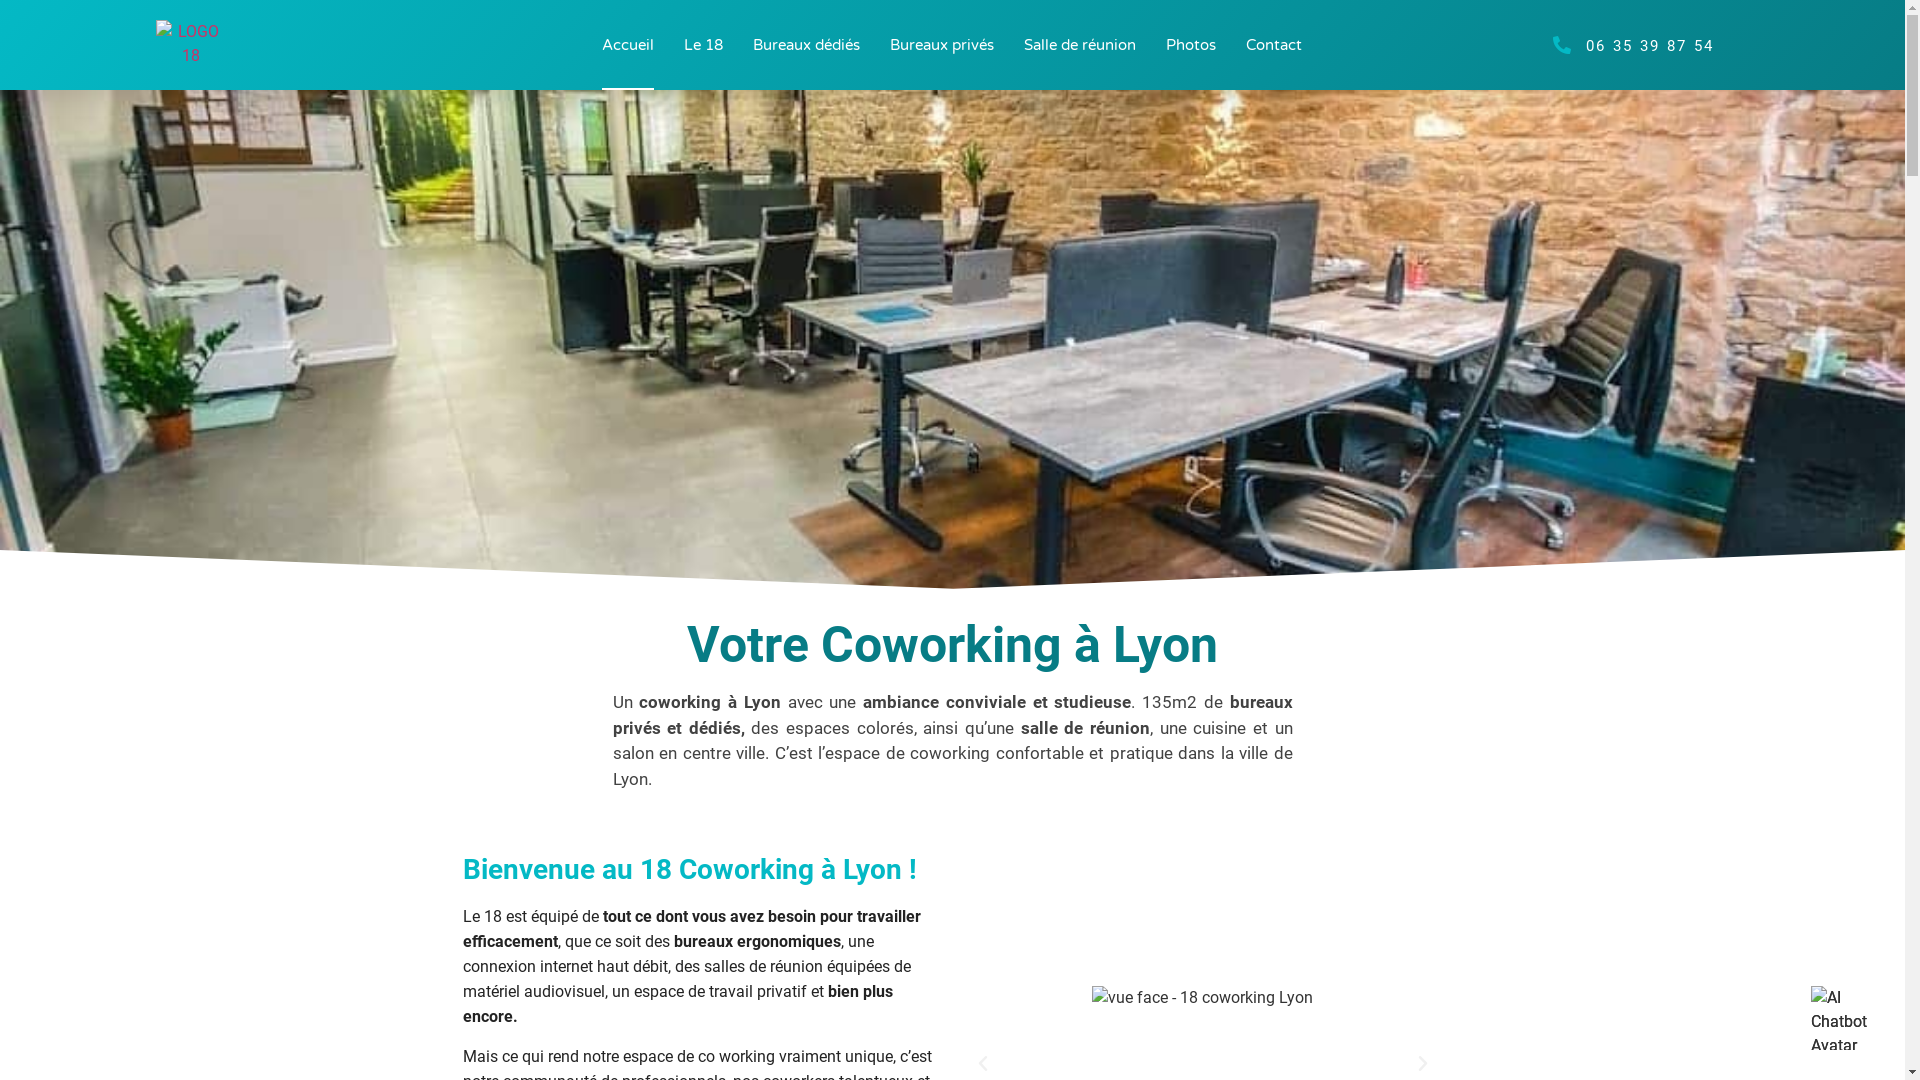  Describe the element at coordinates (1190, 45) in the screenshot. I see `'Photos'` at that location.